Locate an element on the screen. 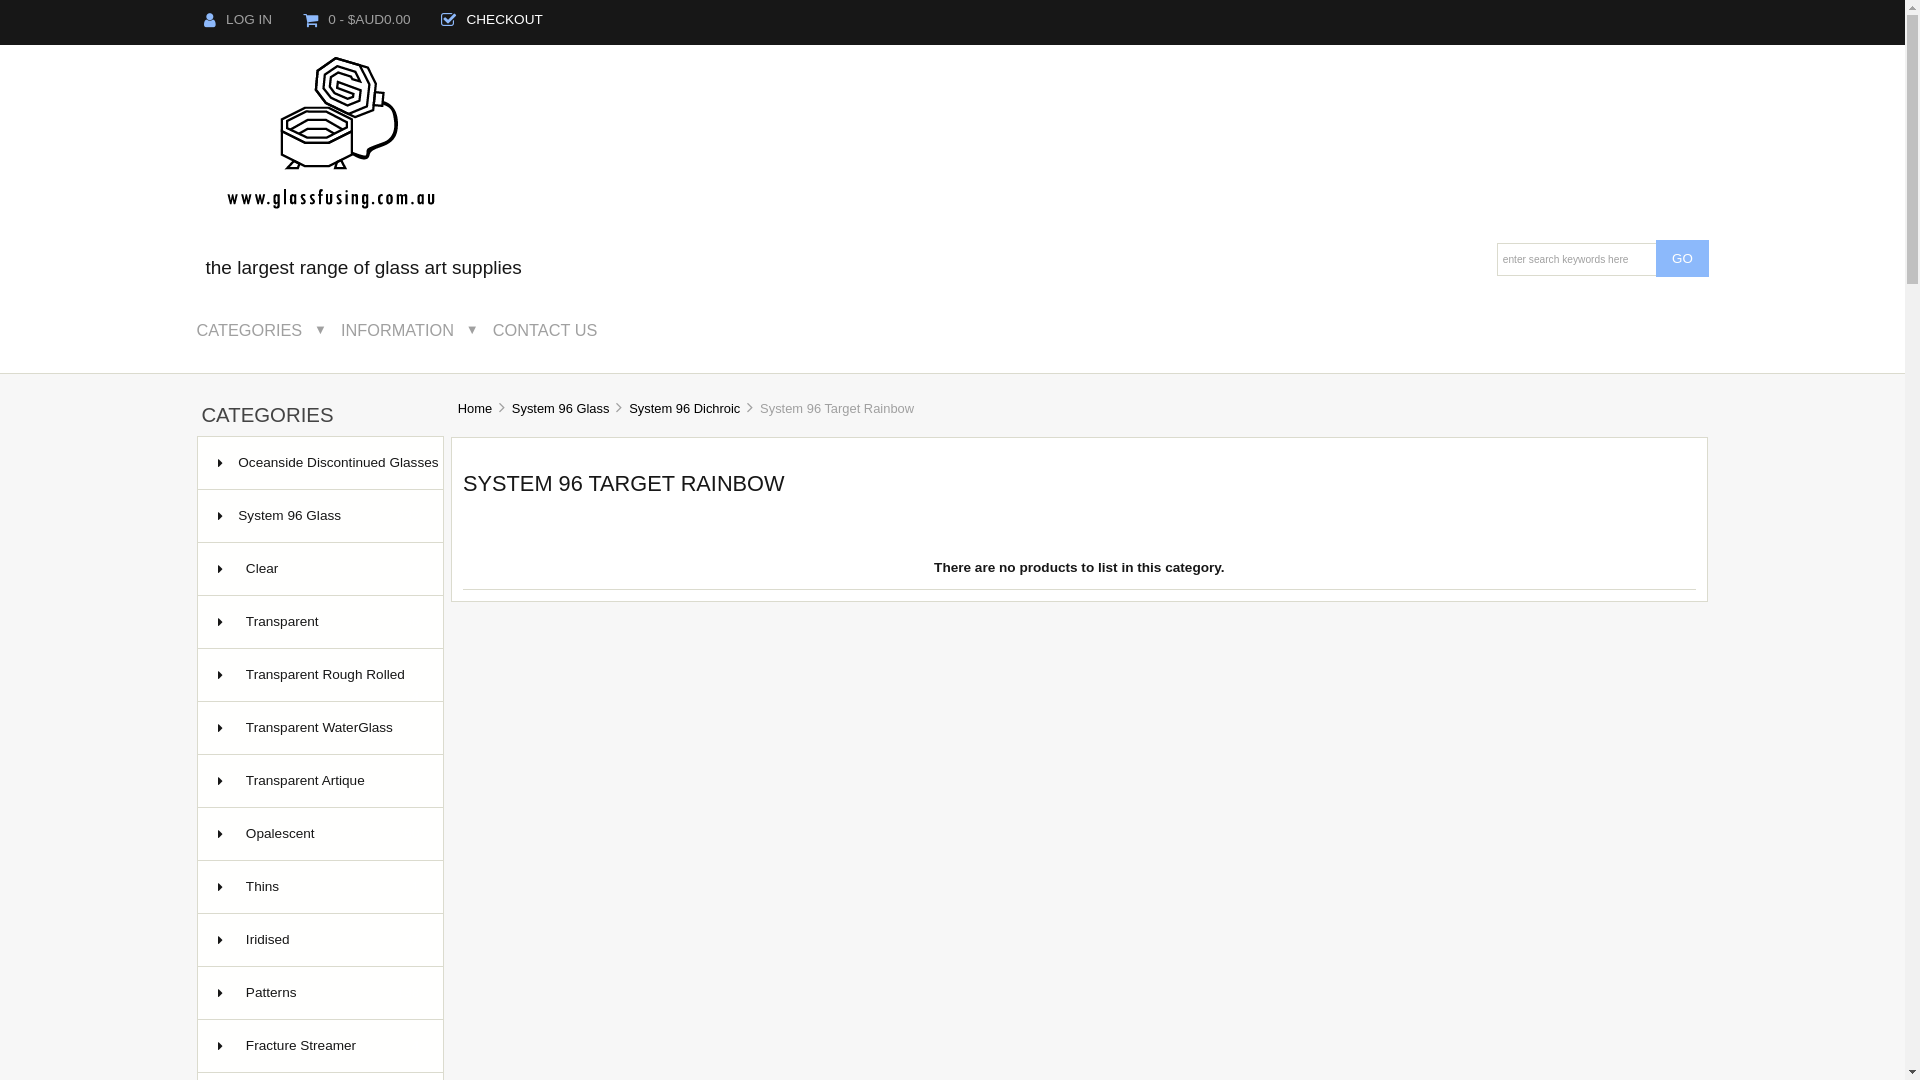  'CONTACT US' is located at coordinates (559, 329).